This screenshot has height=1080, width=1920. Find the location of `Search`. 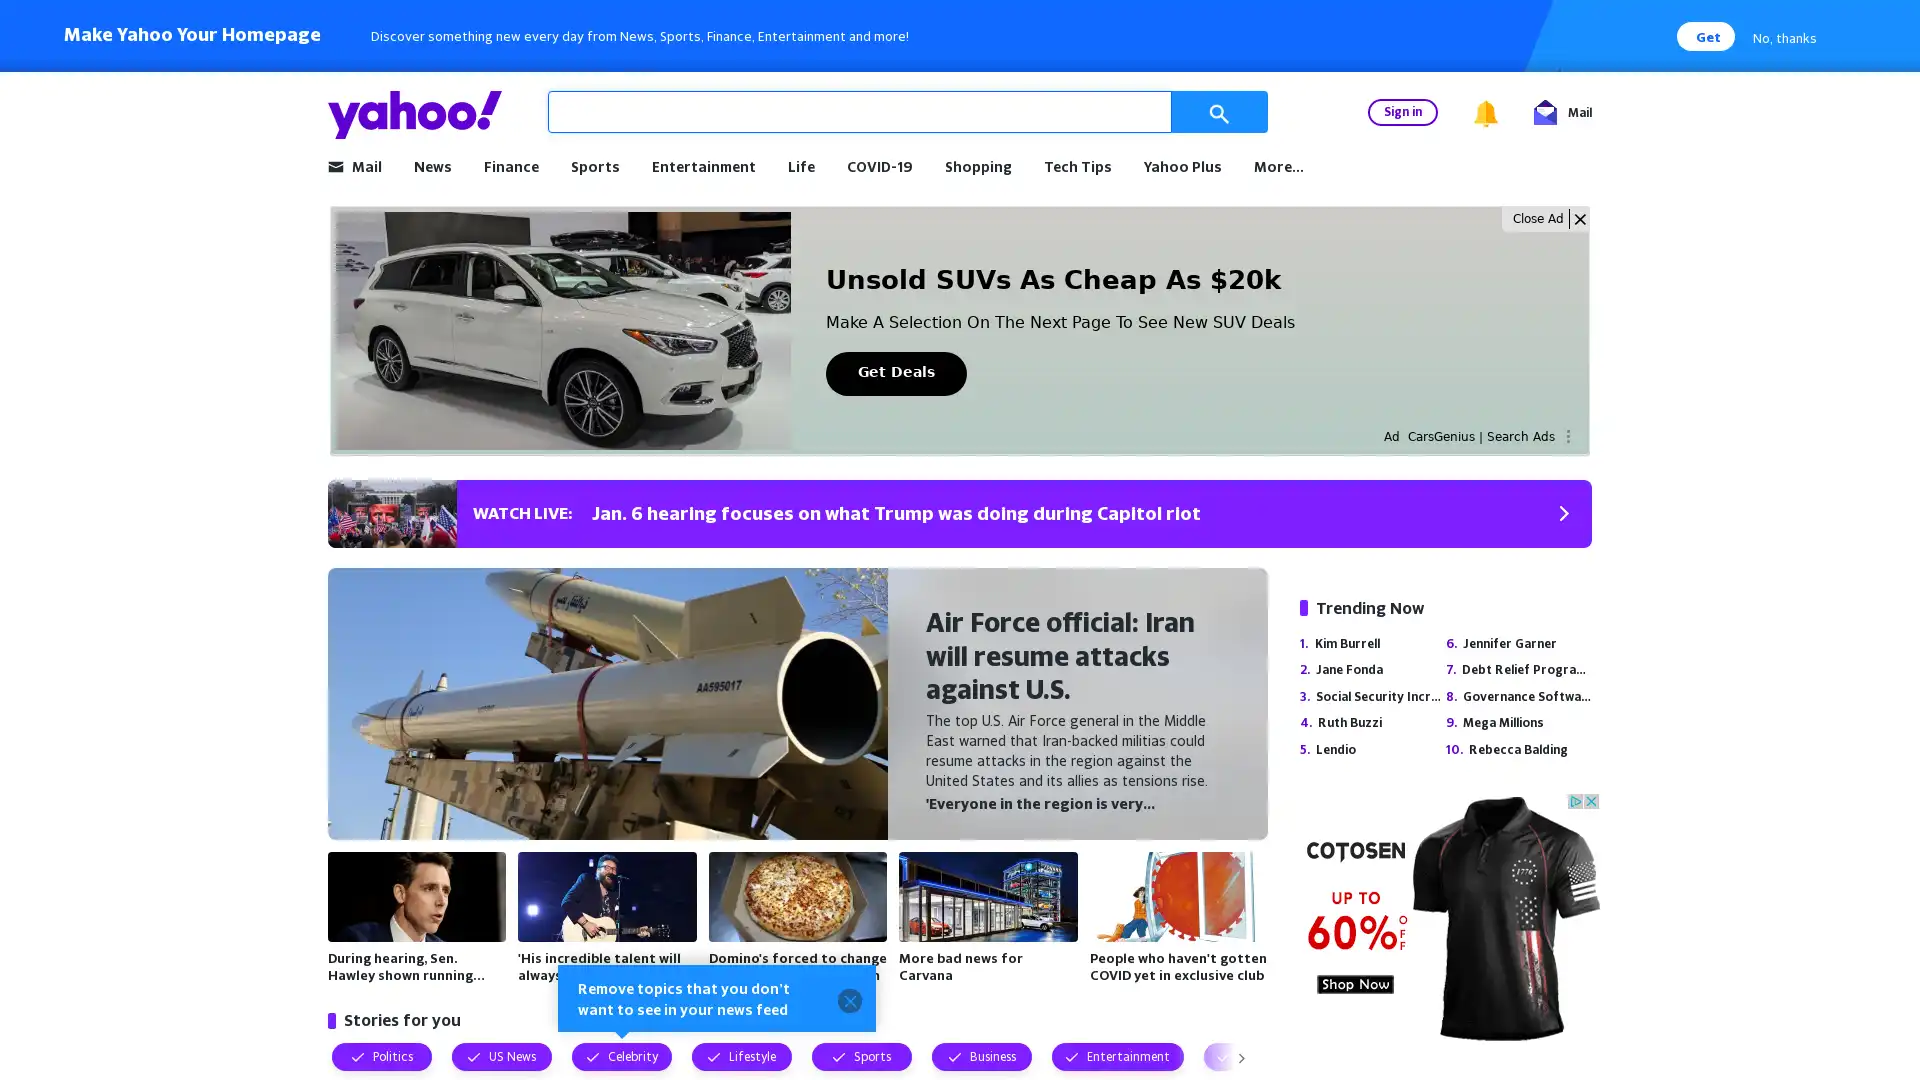

Search is located at coordinates (1218, 111).